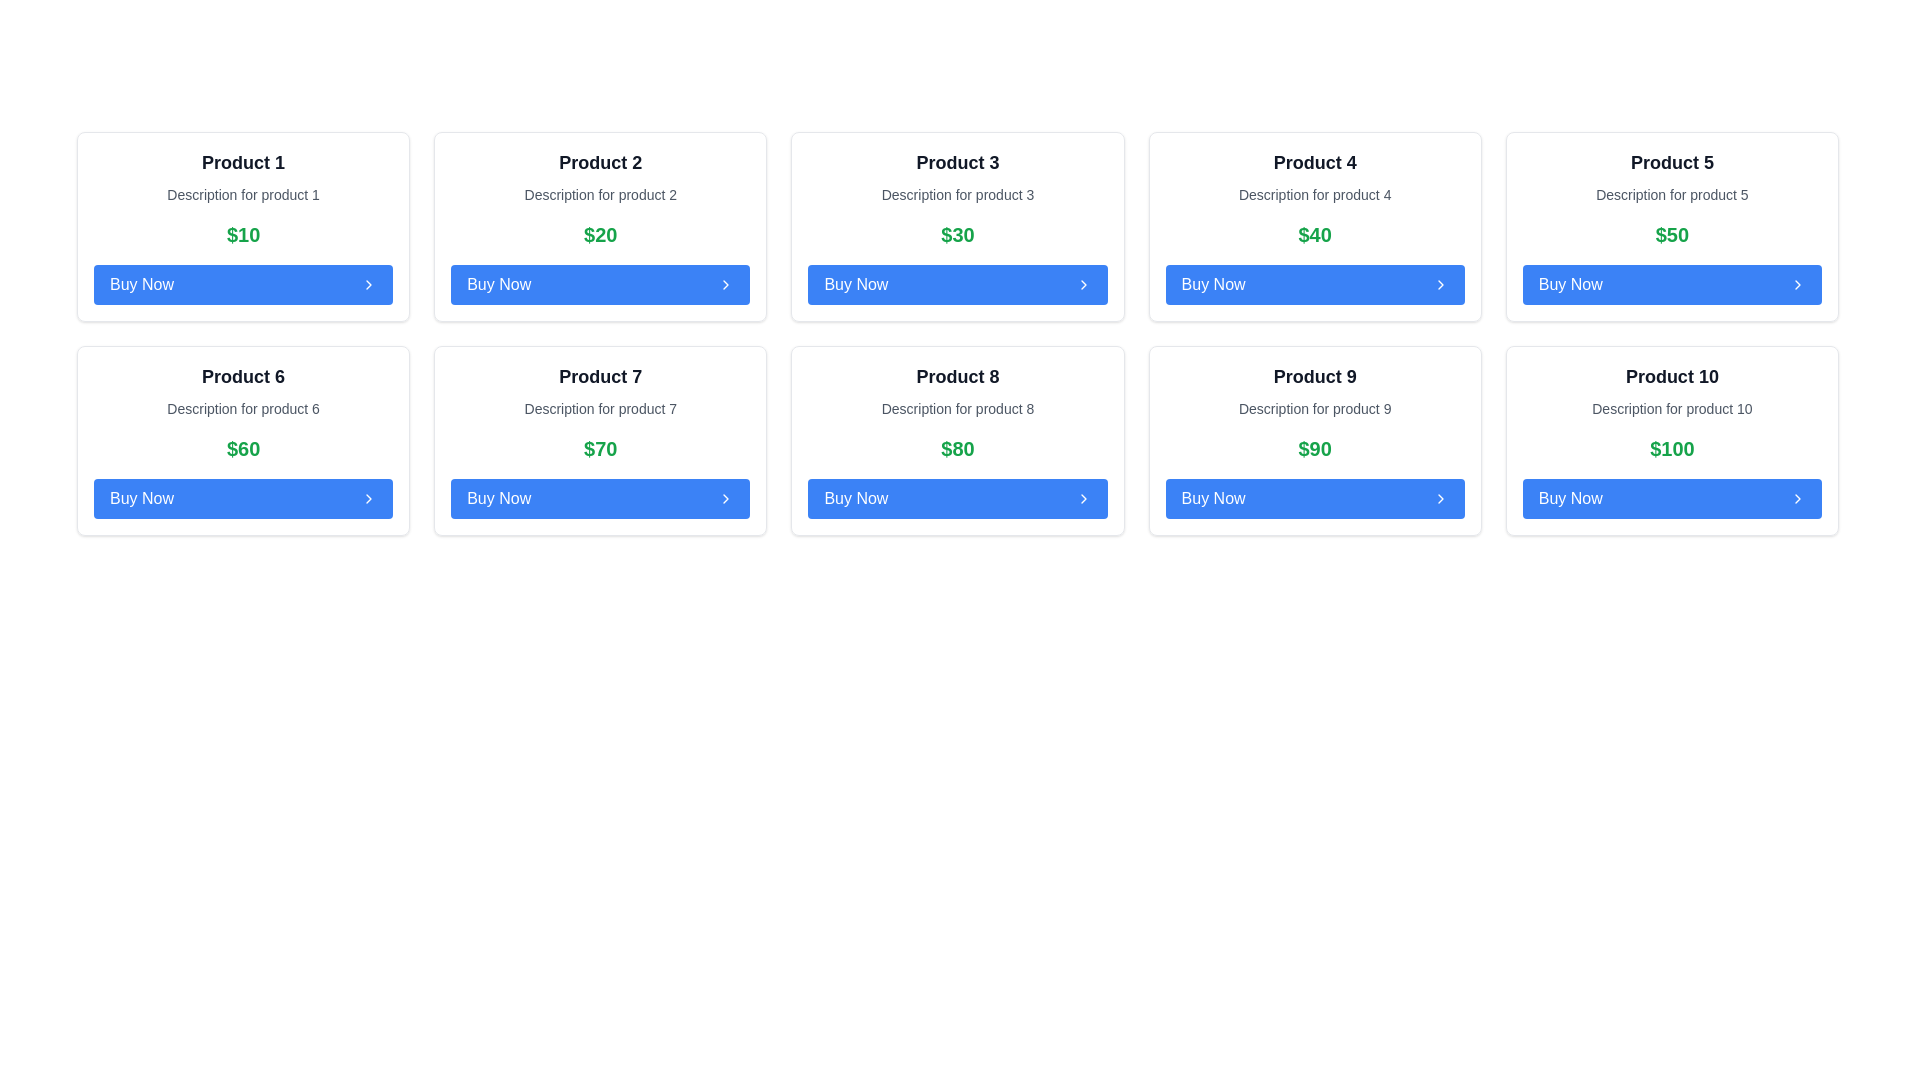  I want to click on the 'Buy Now' button in the third product card ('Product 3'), which contains the decorative icon located on the far-right side of the button, so click(1082, 285).